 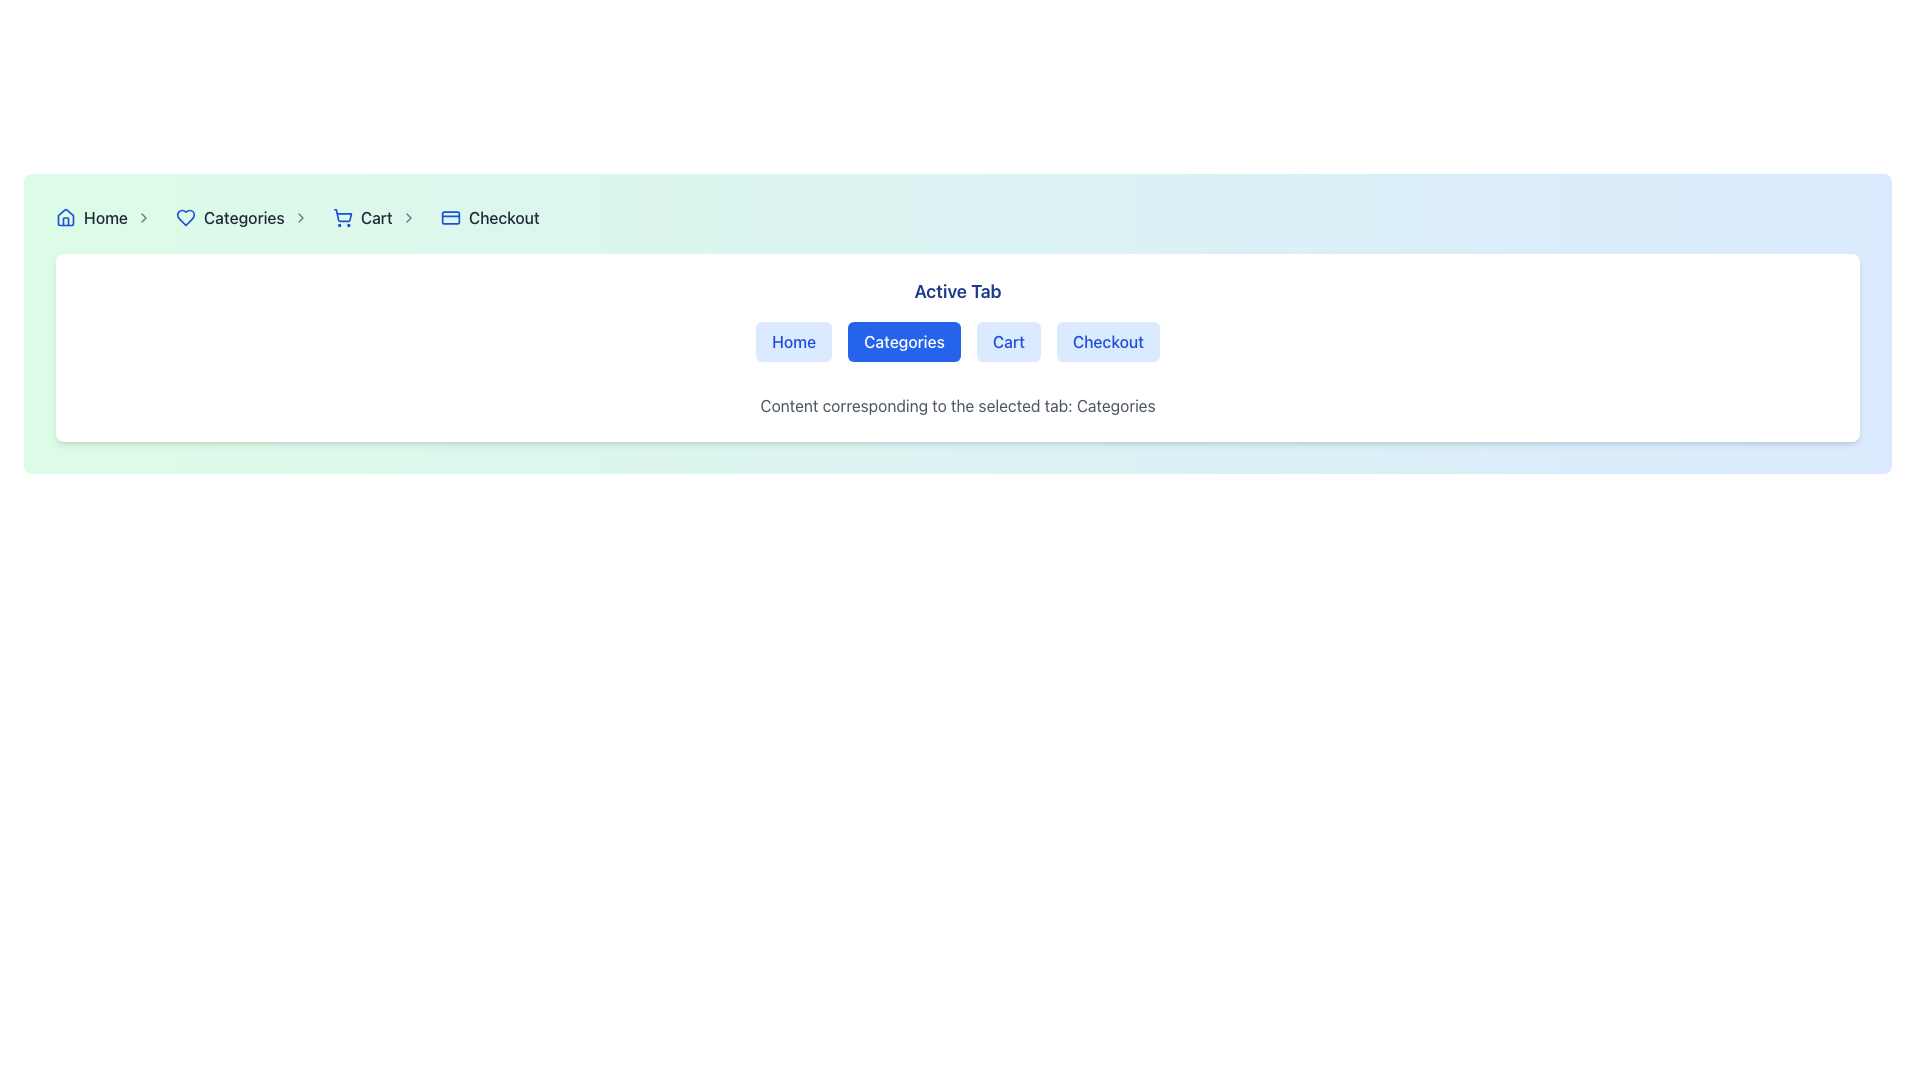 I want to click on the third breadcrumb navigation item, which is a Link with Icon, so click(x=378, y=218).